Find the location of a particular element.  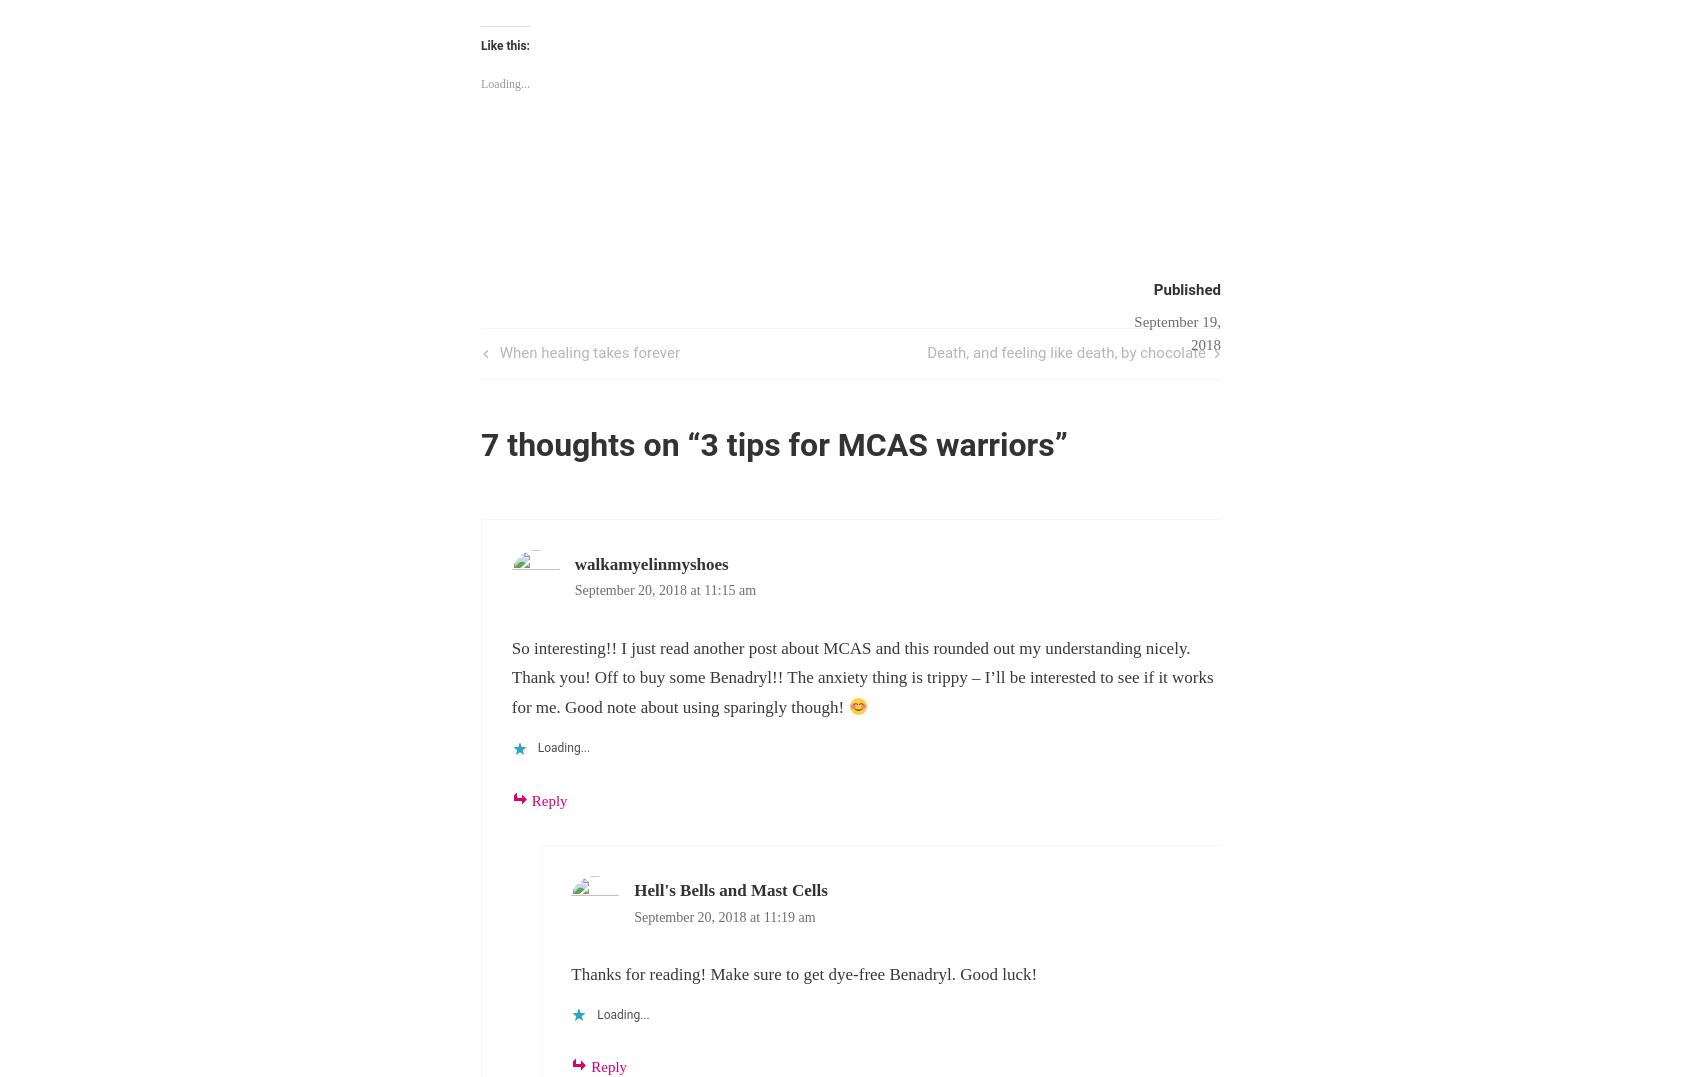

'So interesting!! I just read another post about MCAS and this rounded out my understanding nicely. Thank you! Off to buy some Benadryl!! The anxiety thing is trippy – I’ll be interested to see if it works for me. Good note about using sparingly though!' is located at coordinates (862, 676).